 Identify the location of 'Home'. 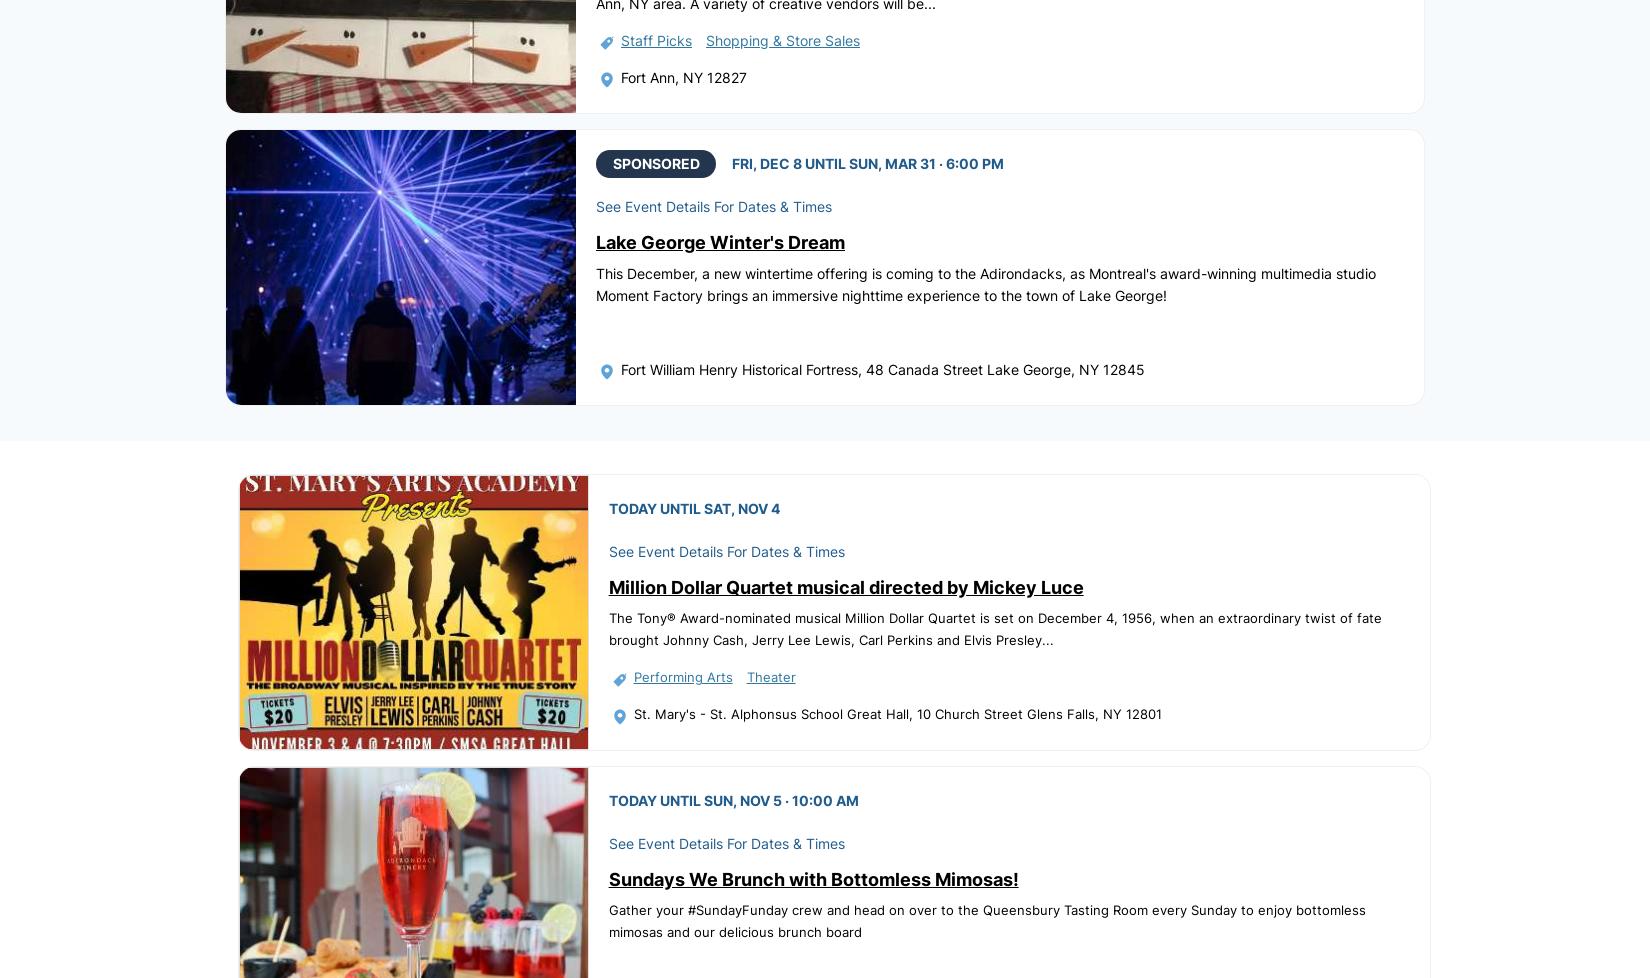
(247, 385).